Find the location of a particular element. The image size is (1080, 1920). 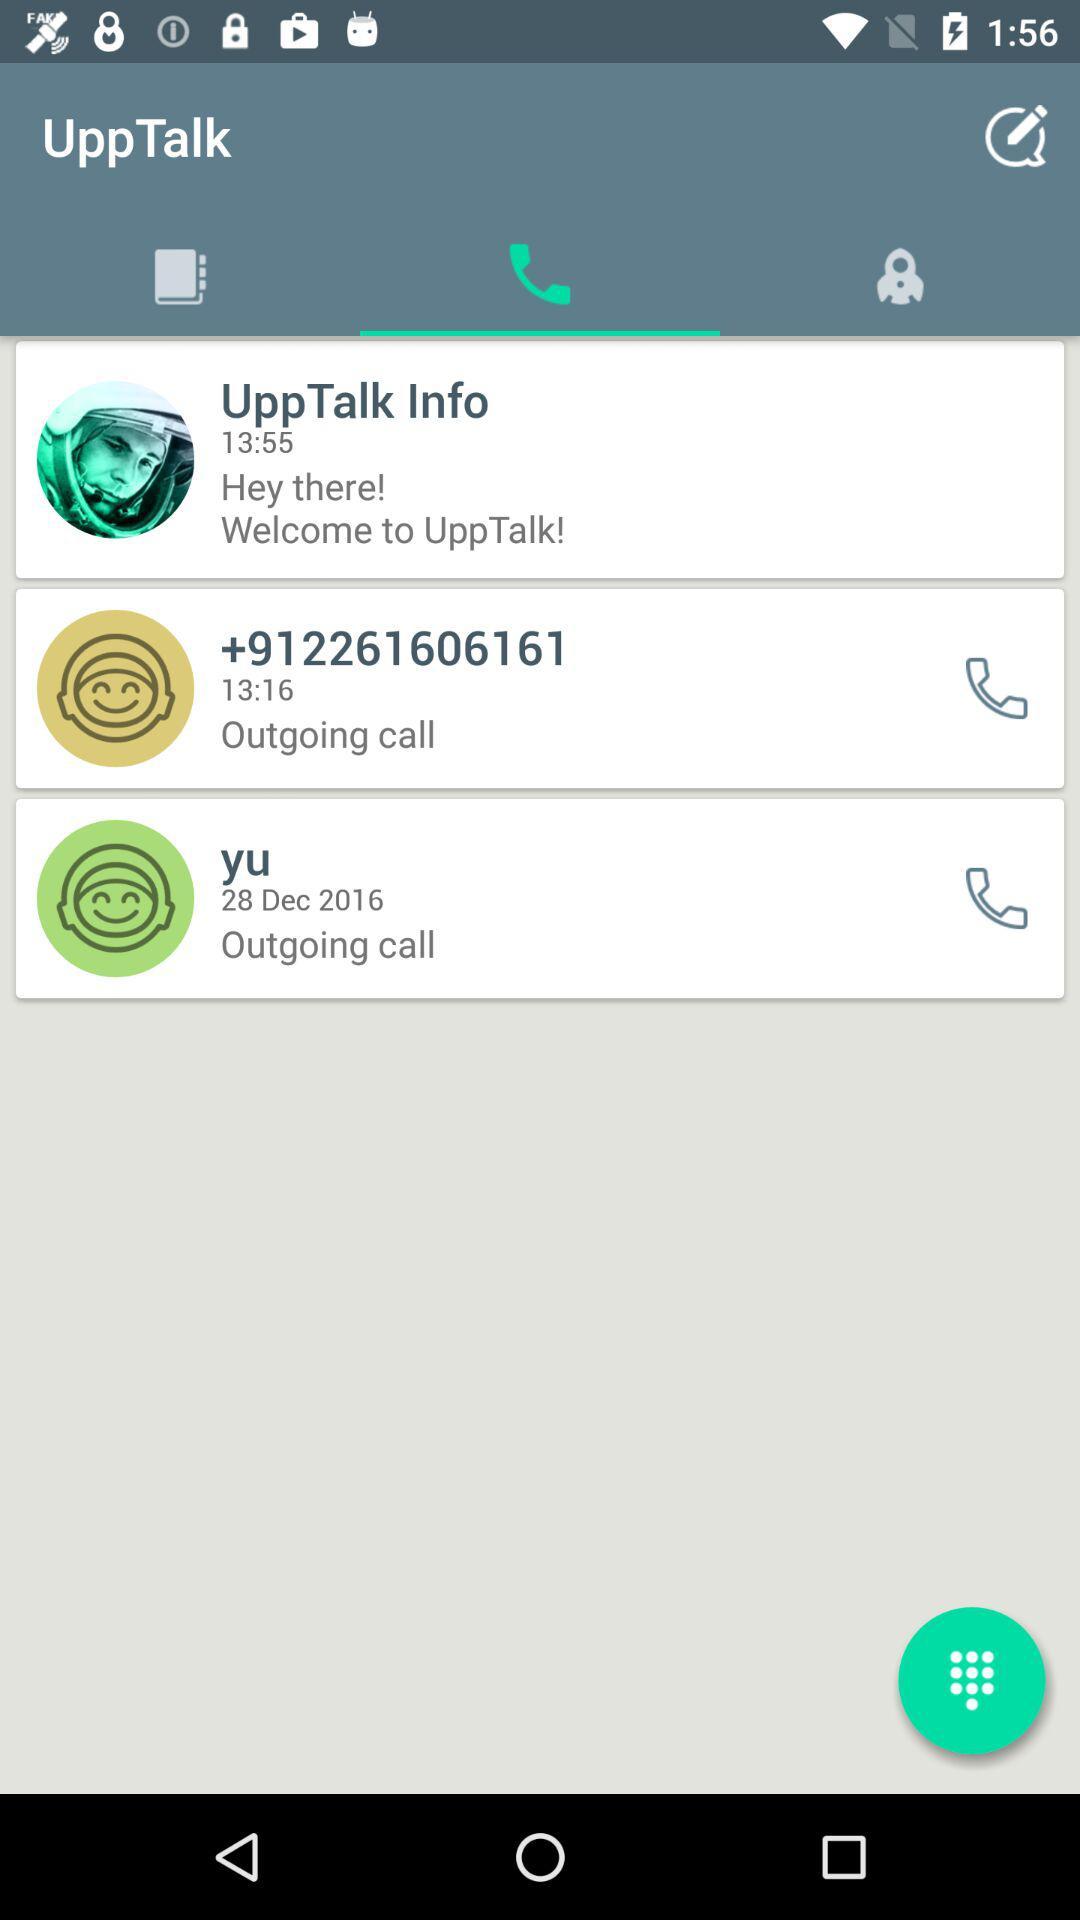

the dialpad icon is located at coordinates (971, 1680).